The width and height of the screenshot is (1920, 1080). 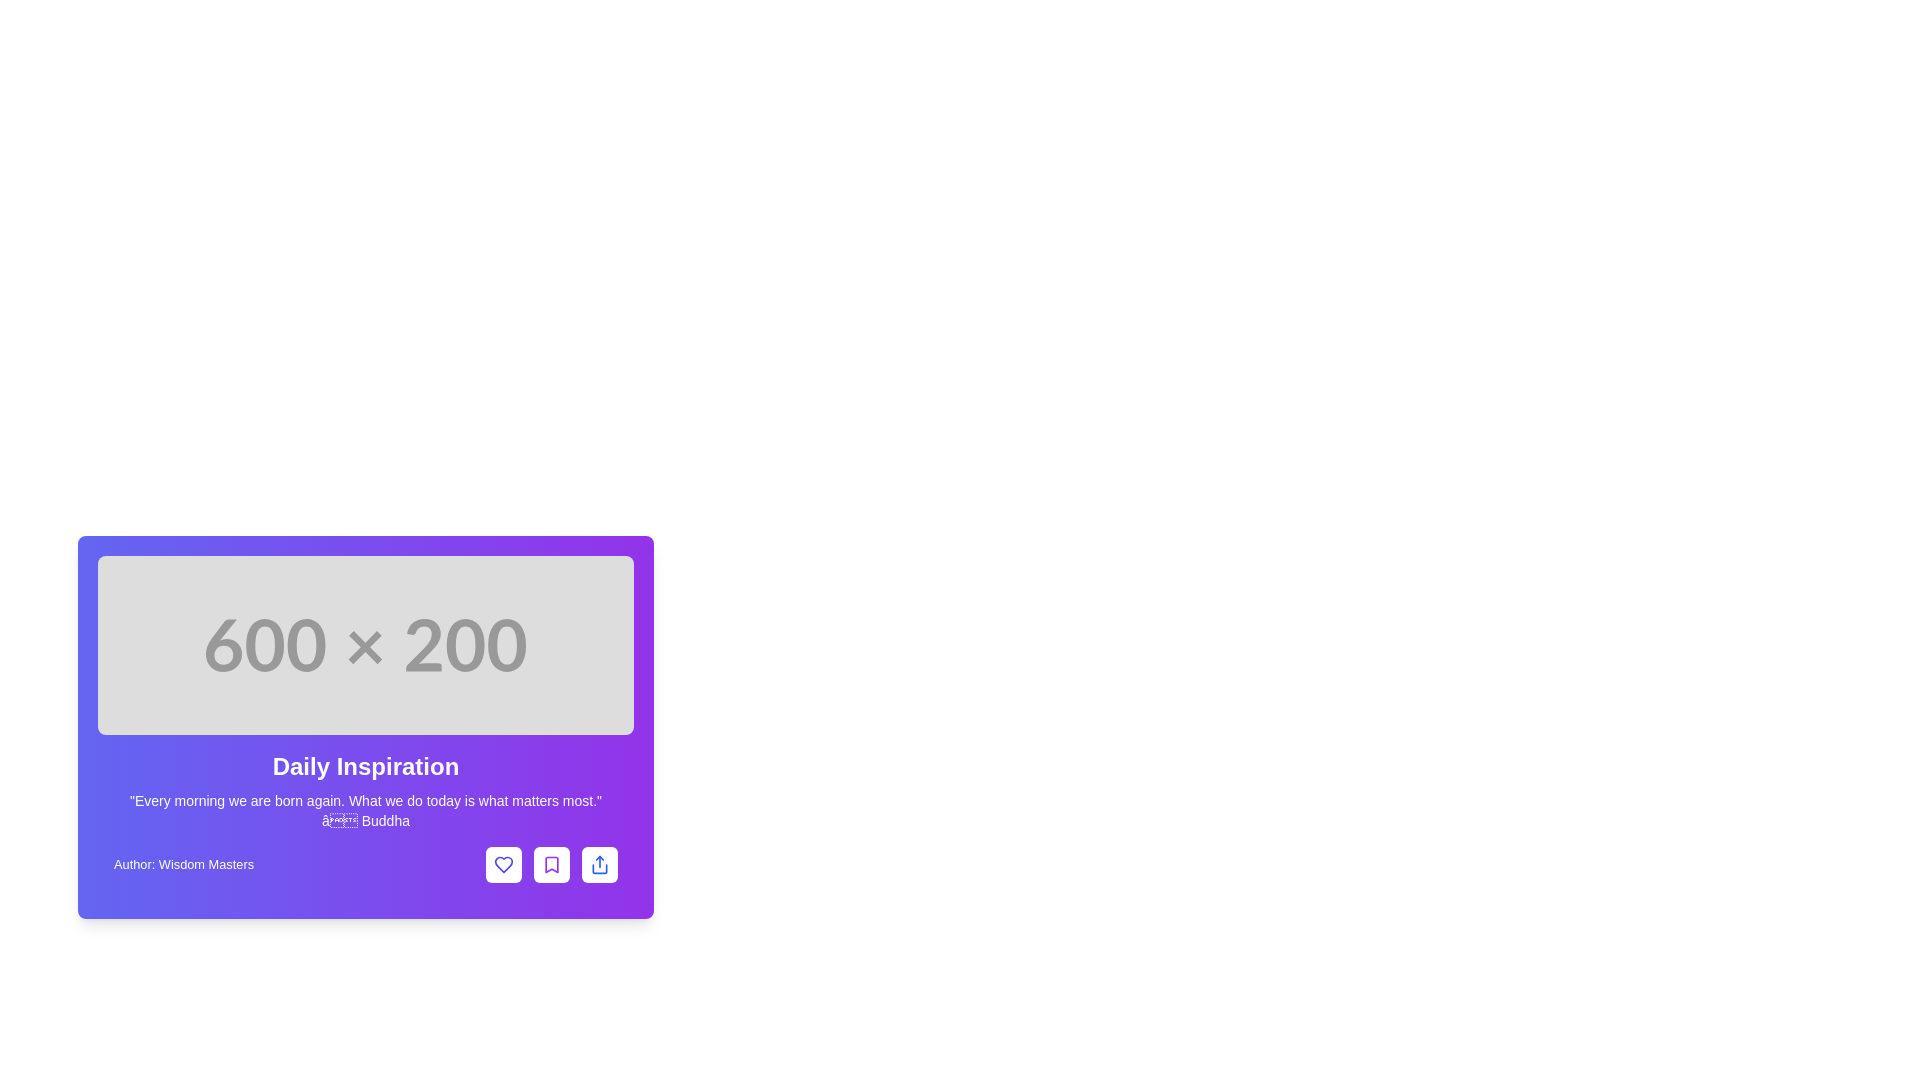 I want to click on the motivational quote text in the 'Daily Inspiration' section, located directly below the heading and above the author's information, so click(x=365, y=810).